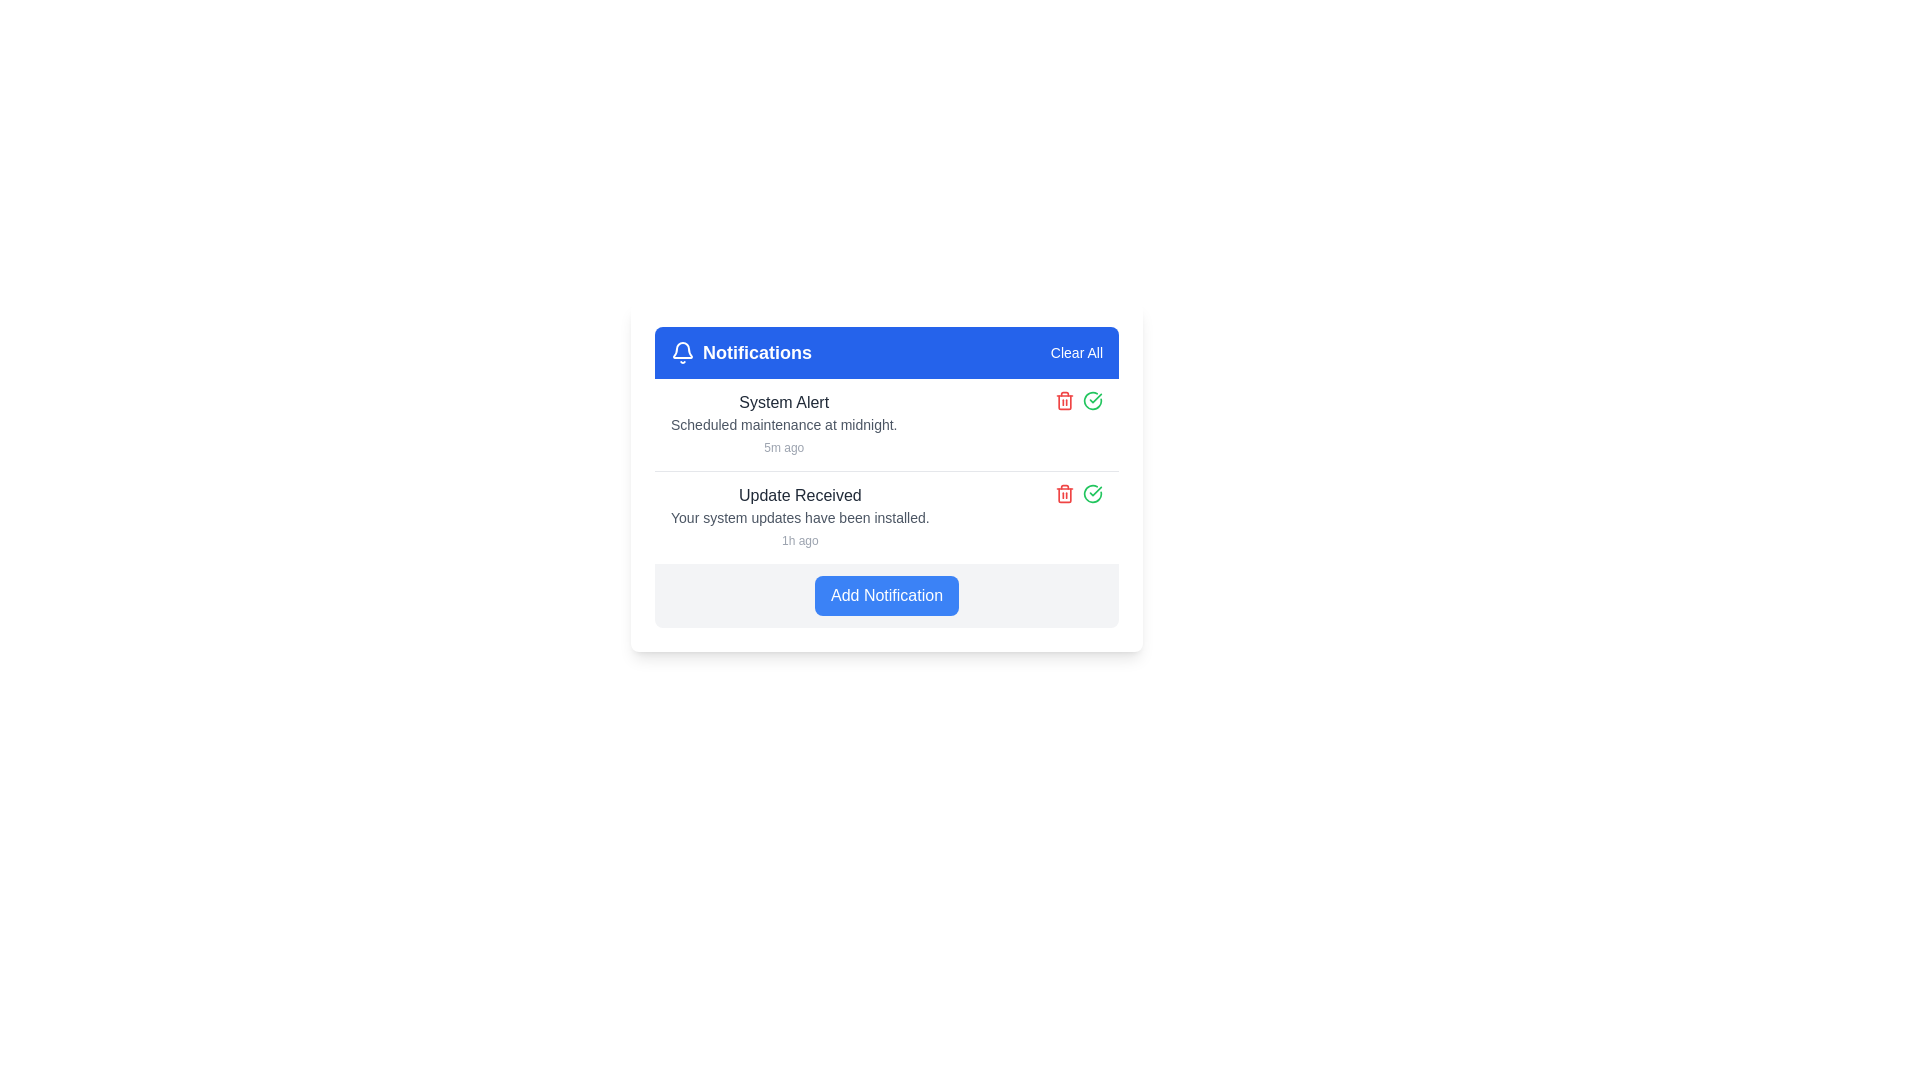 This screenshot has width=1920, height=1080. I want to click on the 'Add Notification' button, which is a rectangular button with rounded corners, blue background, and white text located at the bottom section of the notification card, so click(886, 595).